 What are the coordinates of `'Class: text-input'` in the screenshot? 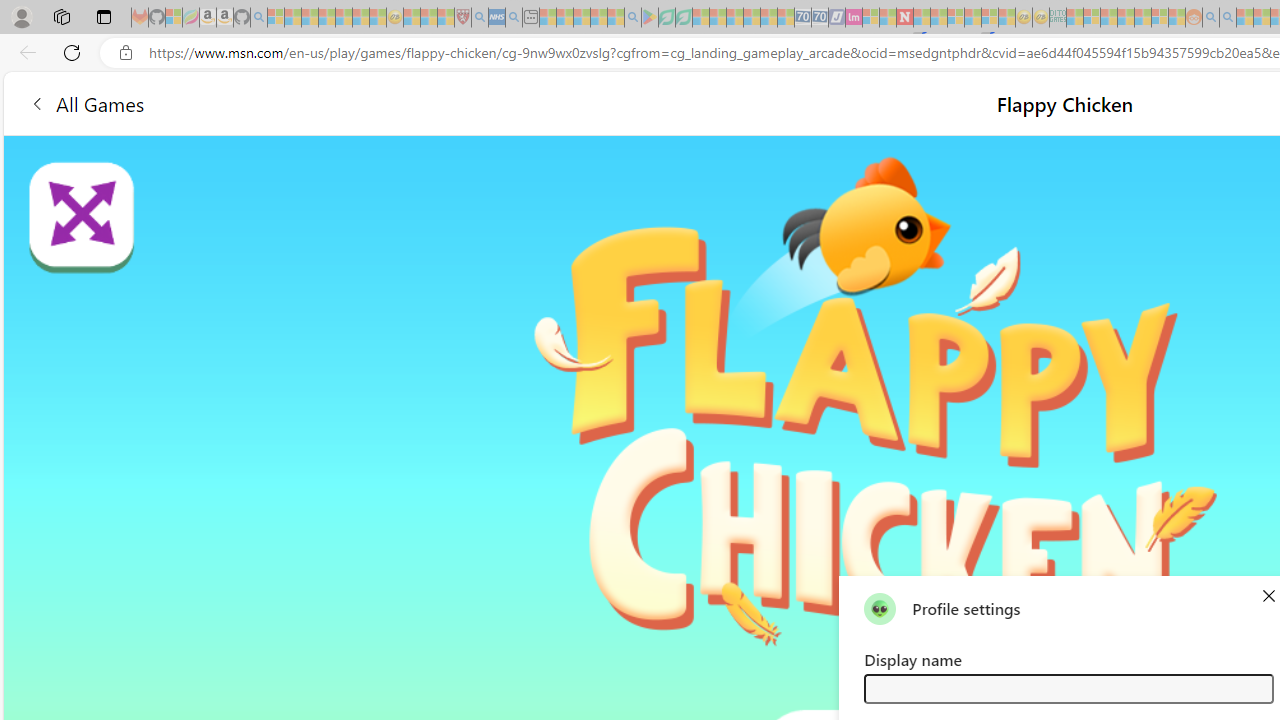 It's located at (1067, 687).